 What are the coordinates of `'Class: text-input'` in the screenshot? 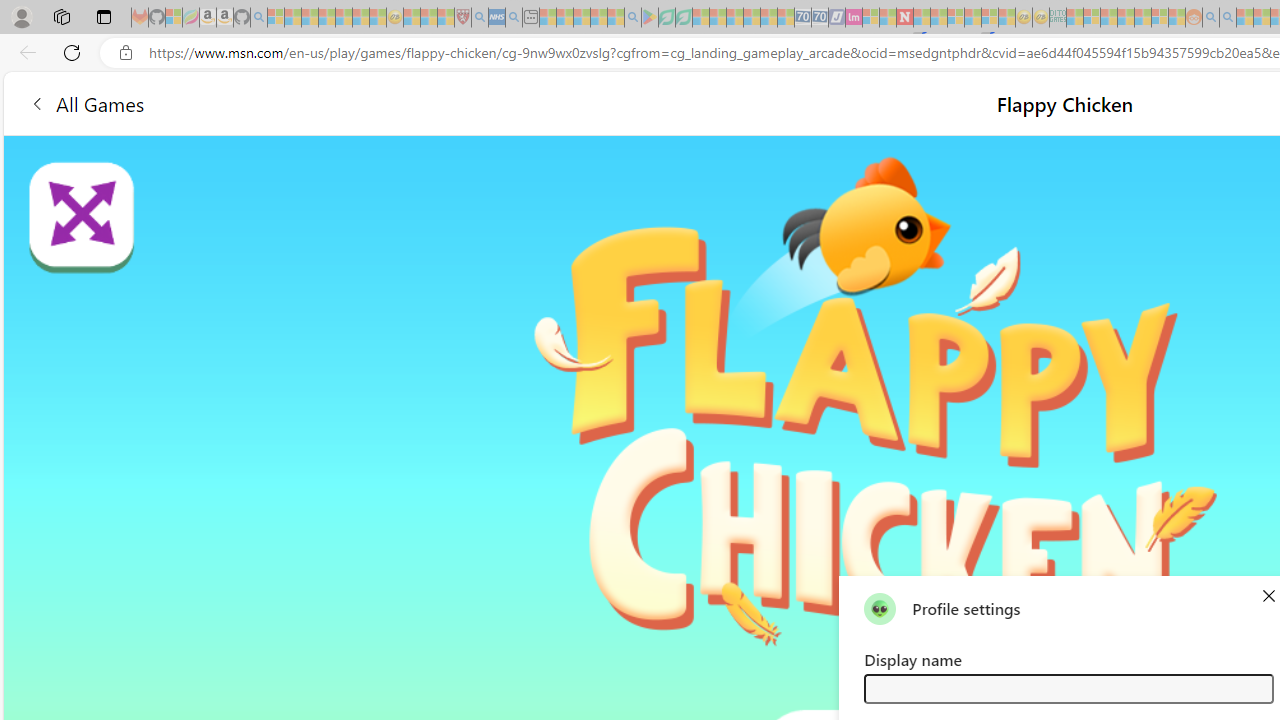 It's located at (1067, 687).